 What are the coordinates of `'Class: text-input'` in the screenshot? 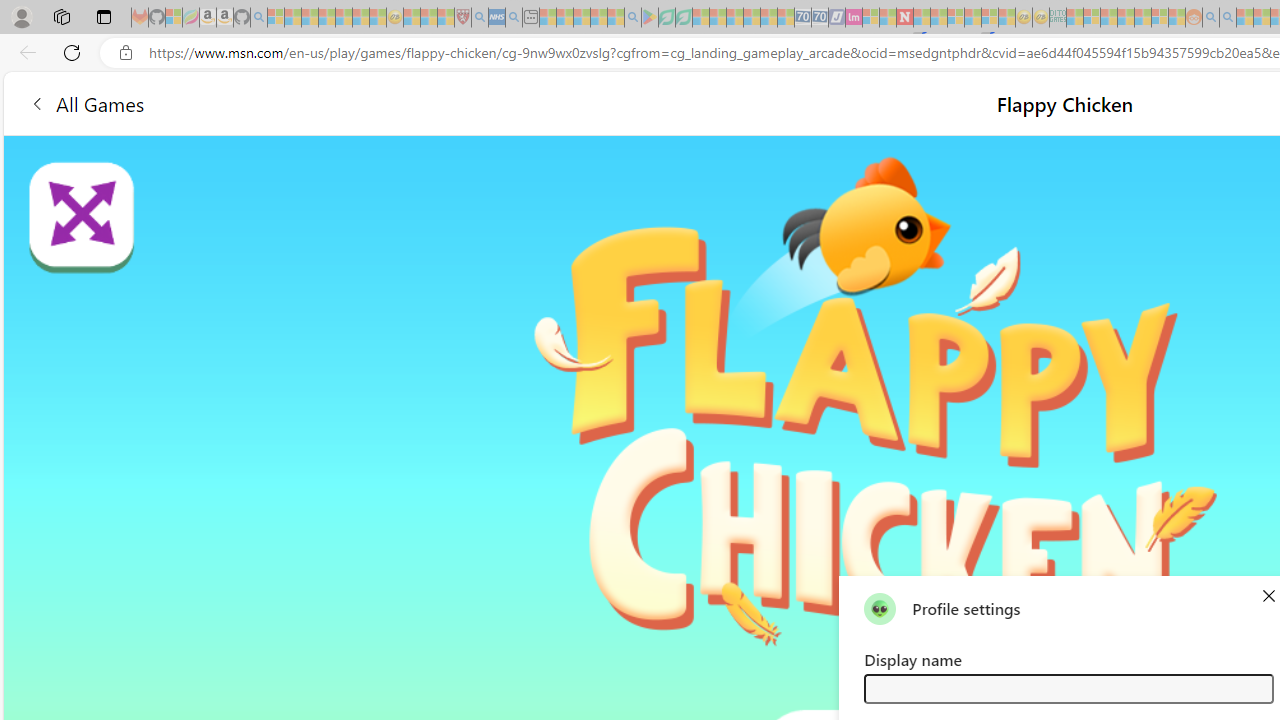 It's located at (1067, 687).